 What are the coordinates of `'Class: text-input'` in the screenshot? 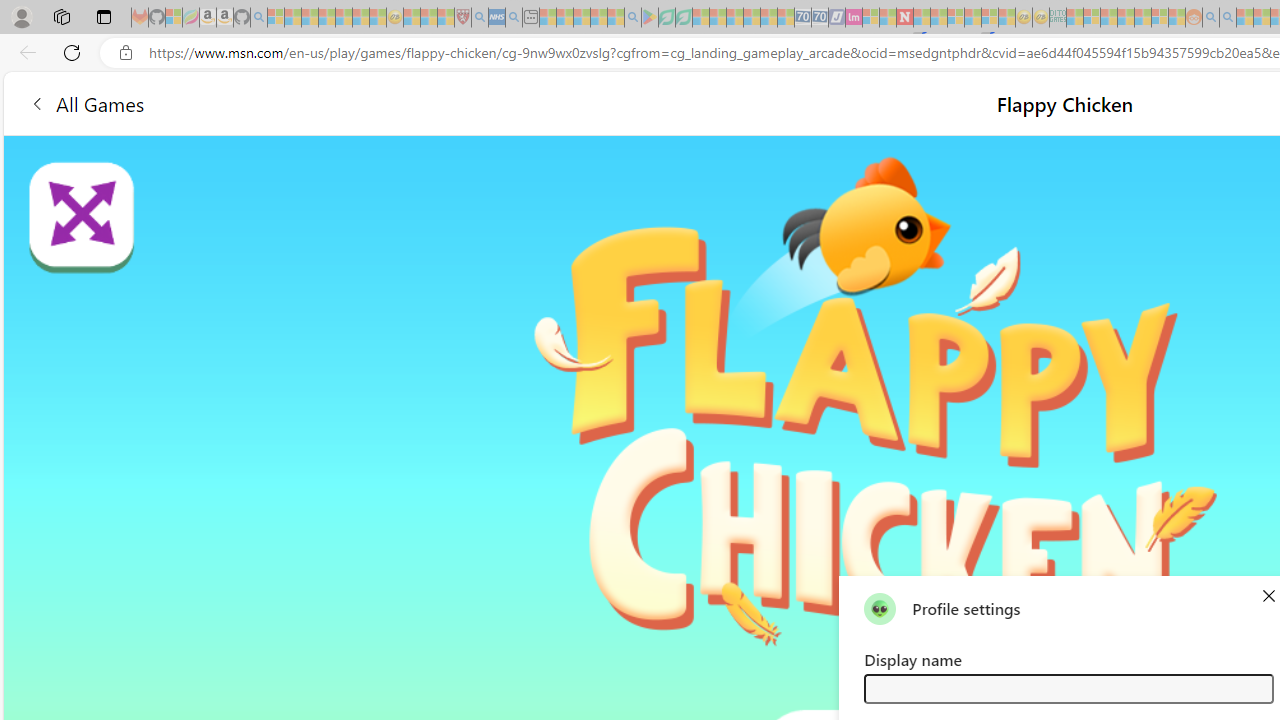 It's located at (1067, 687).